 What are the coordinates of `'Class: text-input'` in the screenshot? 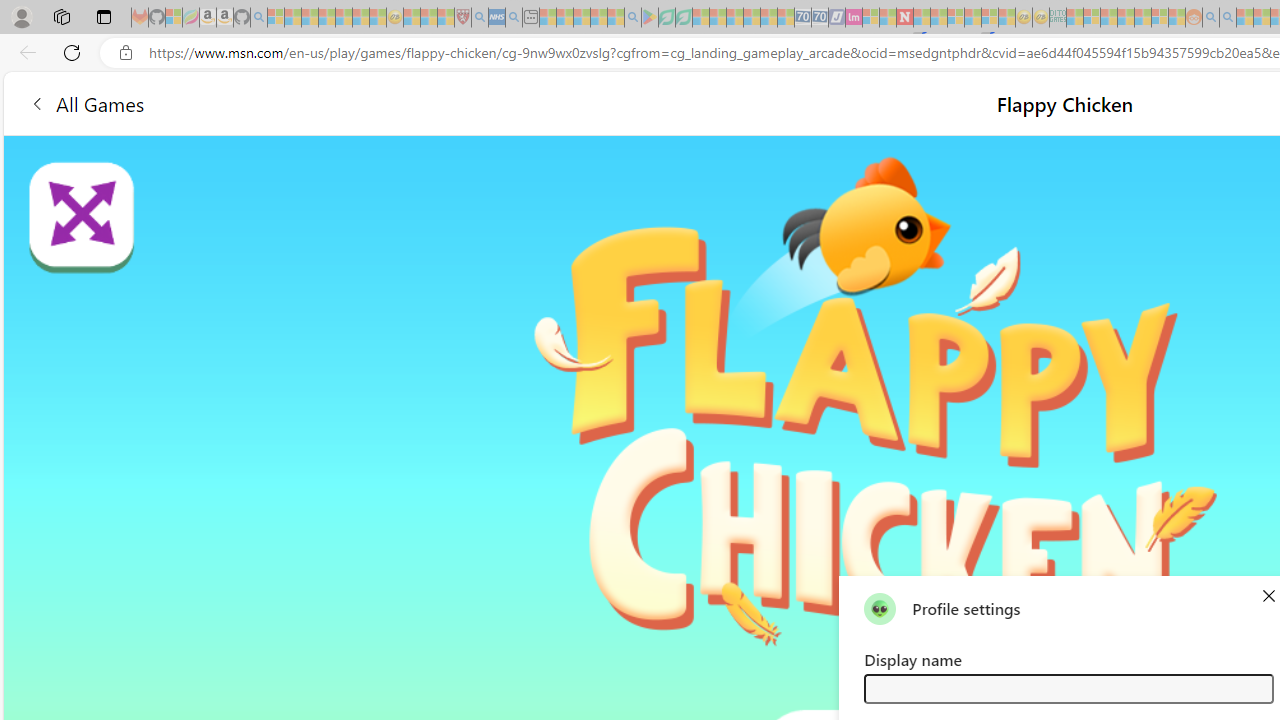 It's located at (1067, 687).